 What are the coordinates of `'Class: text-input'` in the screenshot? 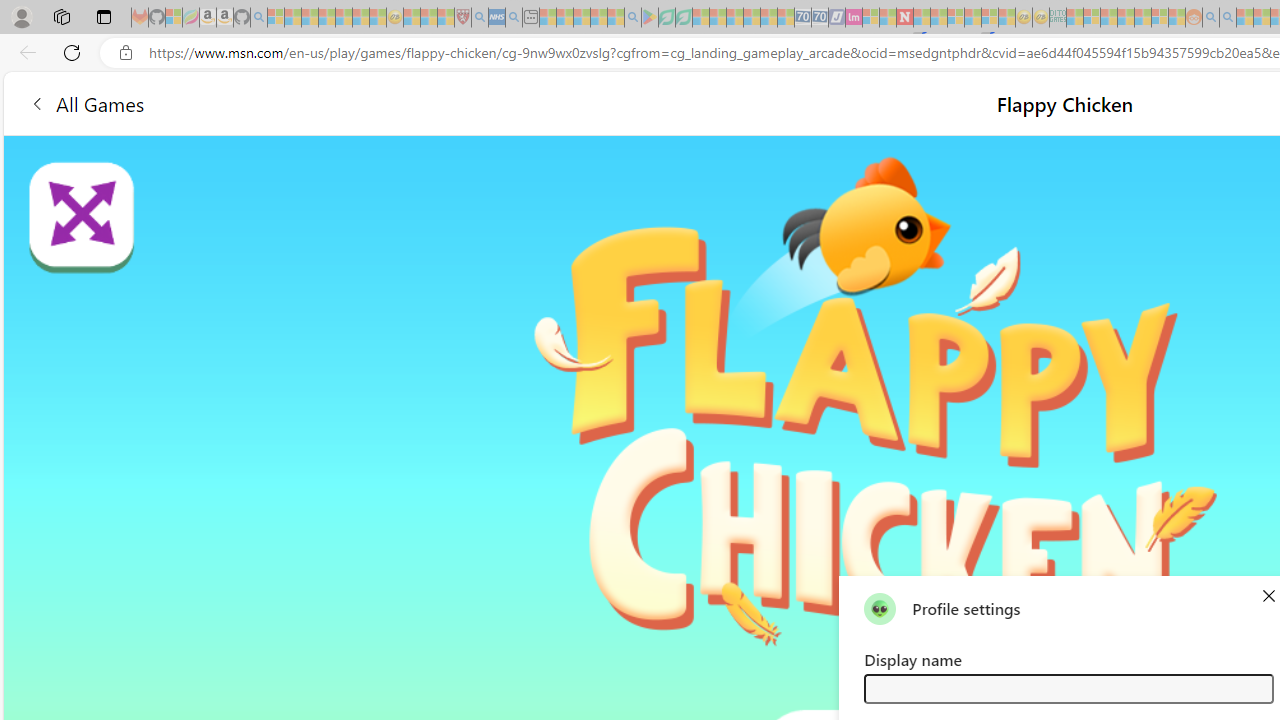 It's located at (1067, 687).